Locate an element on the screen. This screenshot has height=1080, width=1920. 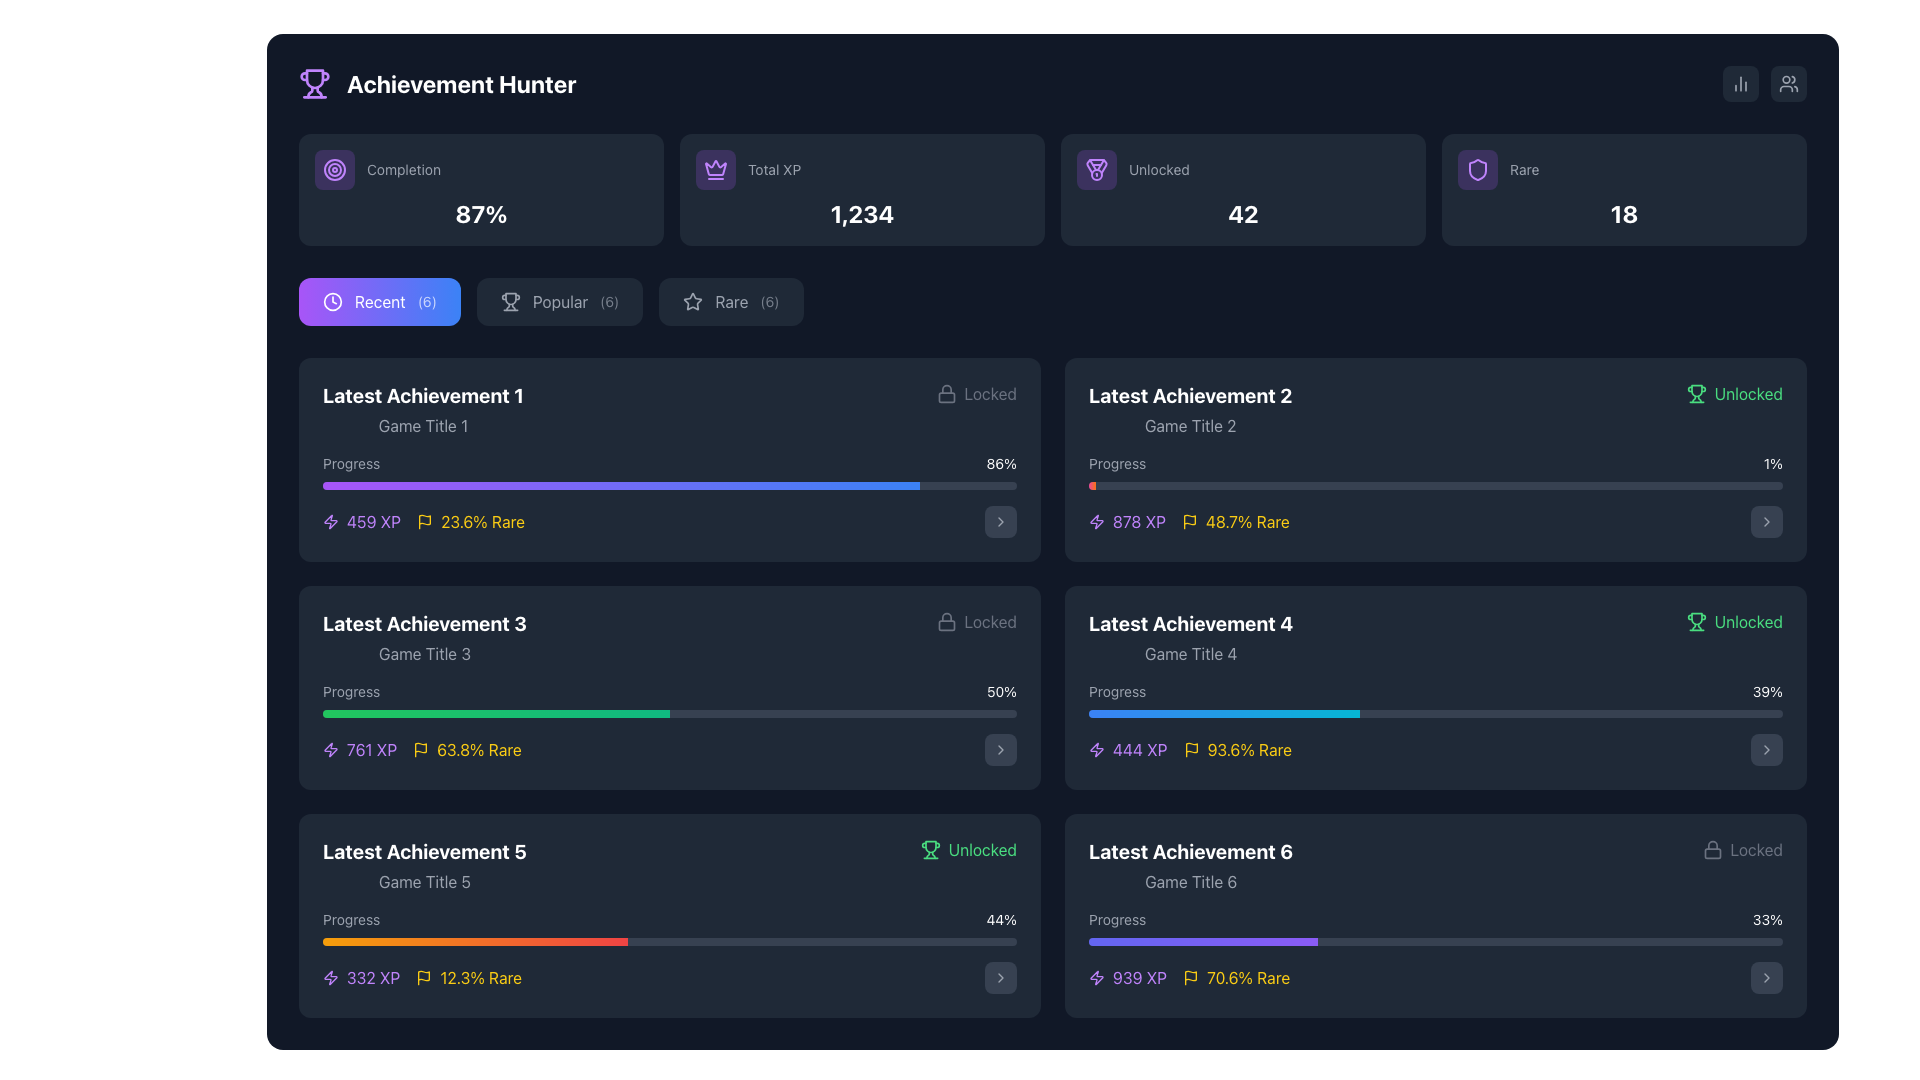
the information displayed on the 'Unlocked' label with a trophy icon, located at the top-right corner of the 'Latest Achievement 4' section is located at coordinates (1733, 620).